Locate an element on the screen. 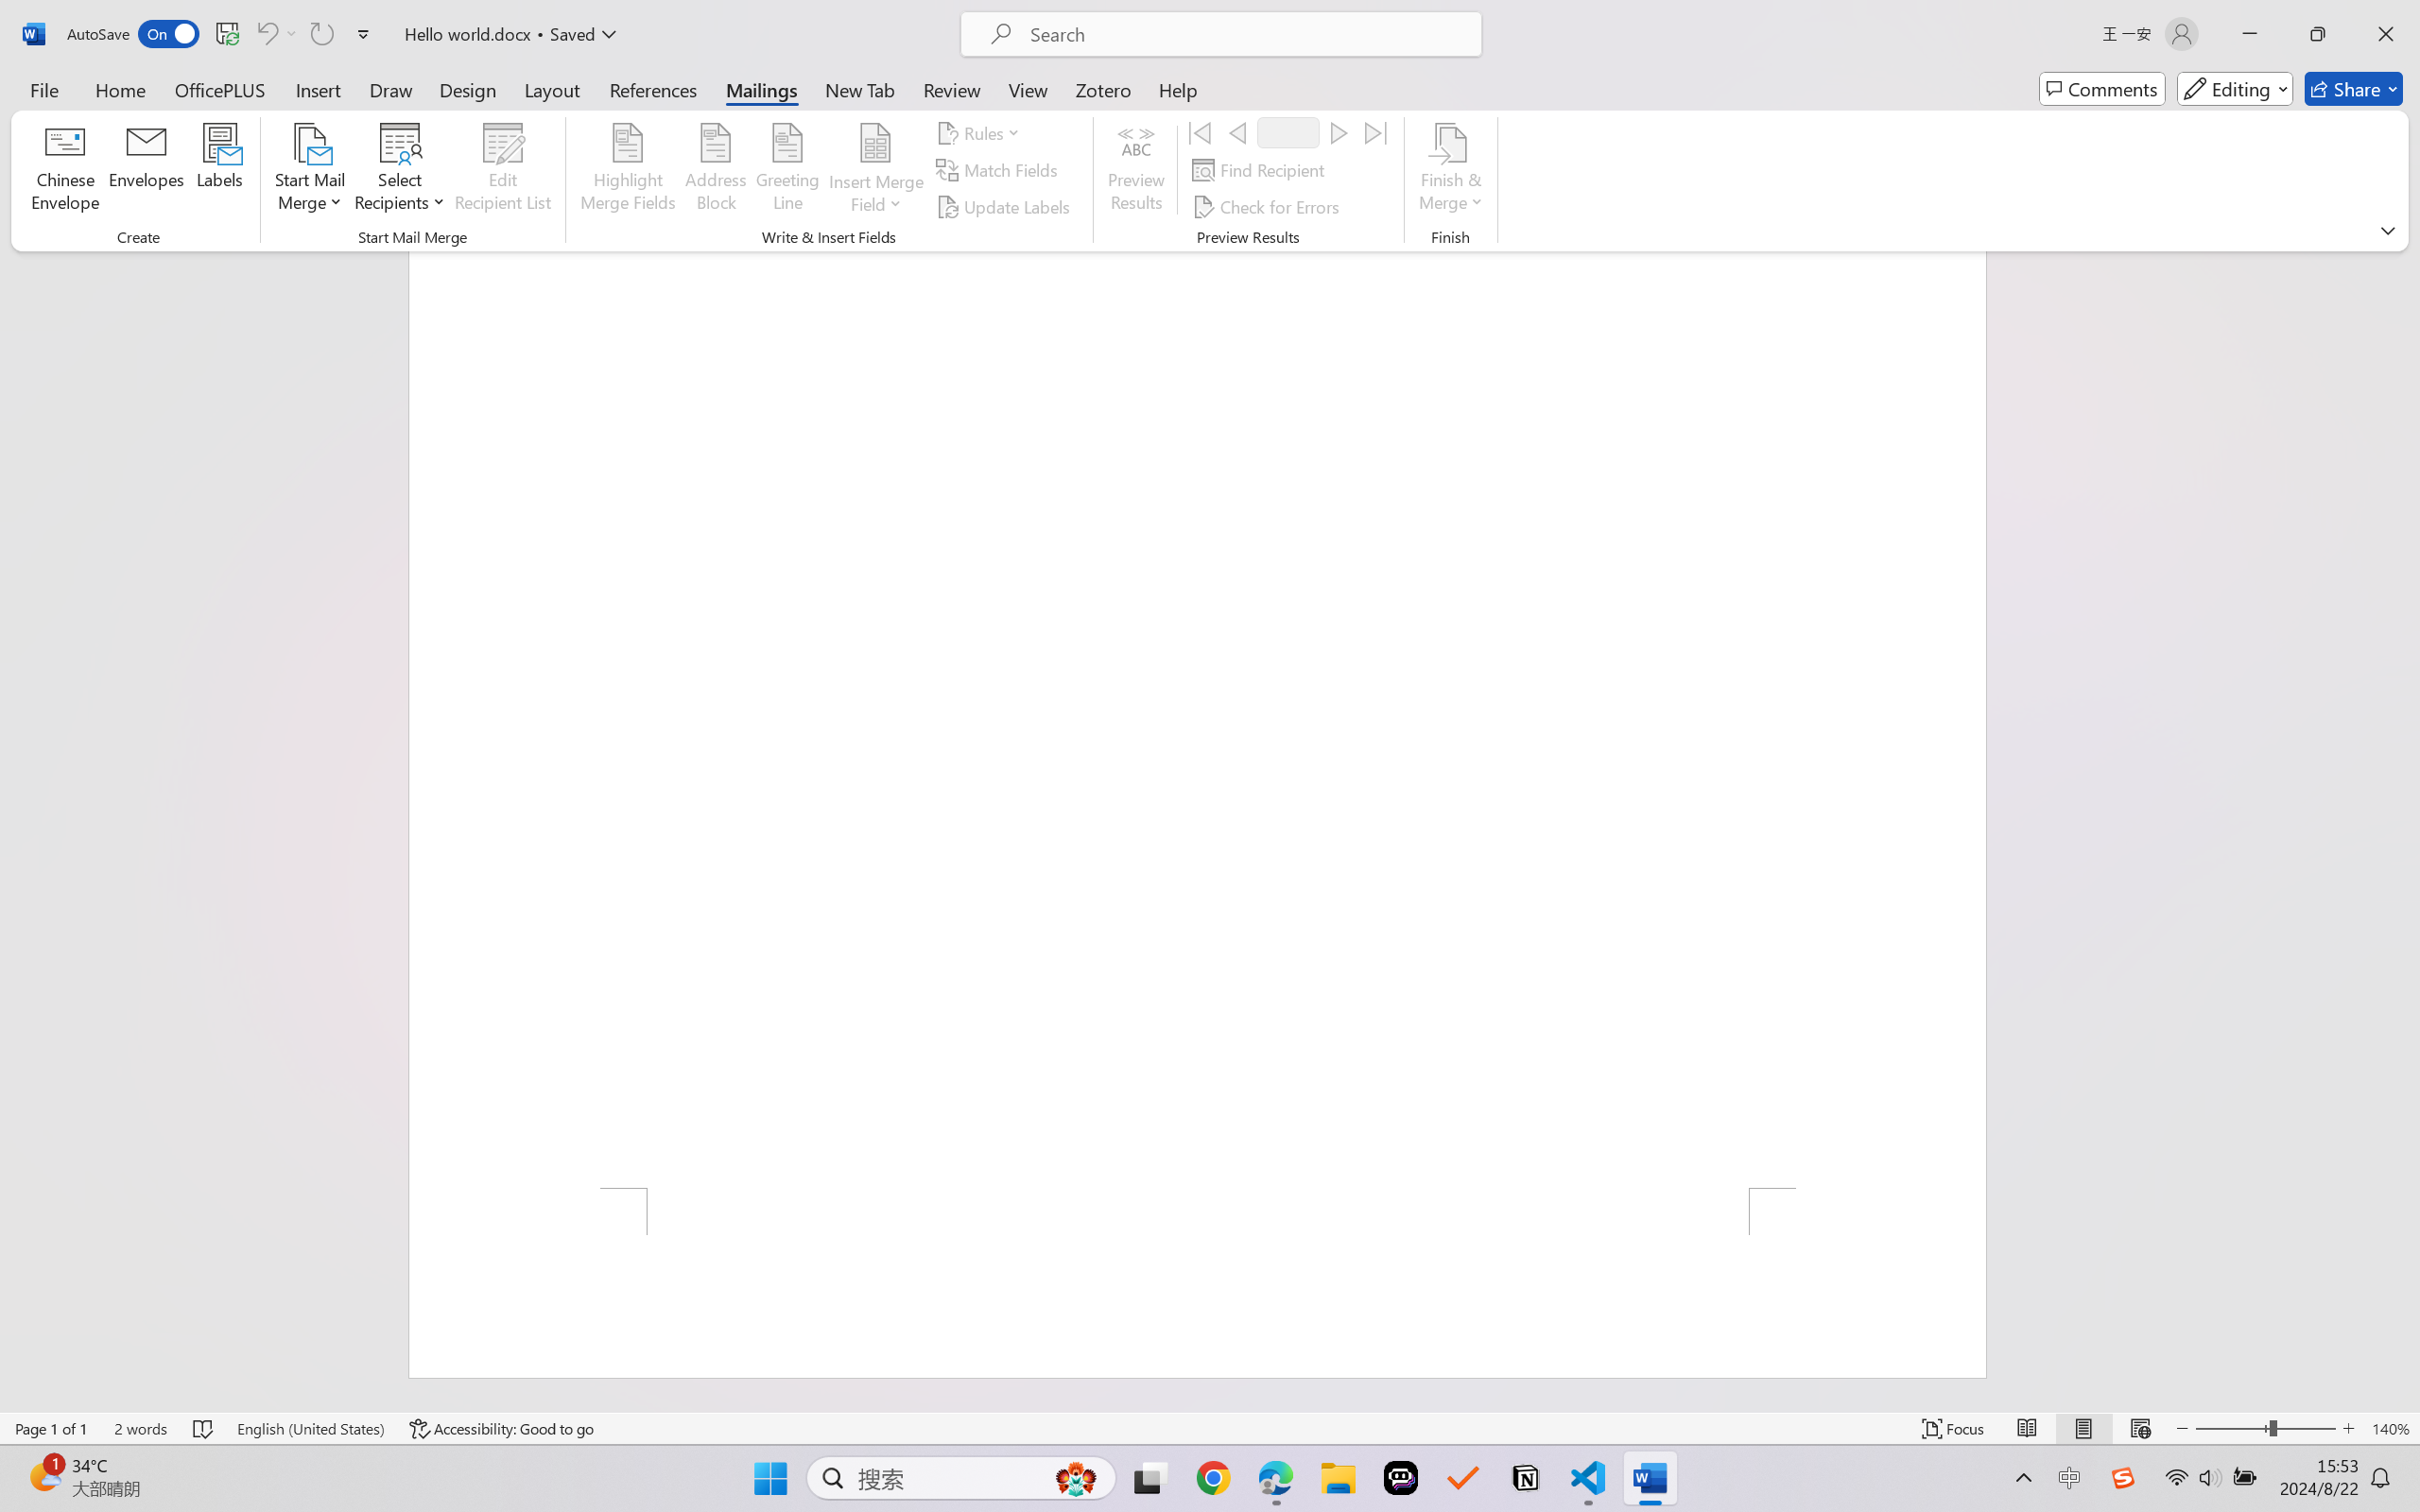  'Help' is located at coordinates (1177, 88).